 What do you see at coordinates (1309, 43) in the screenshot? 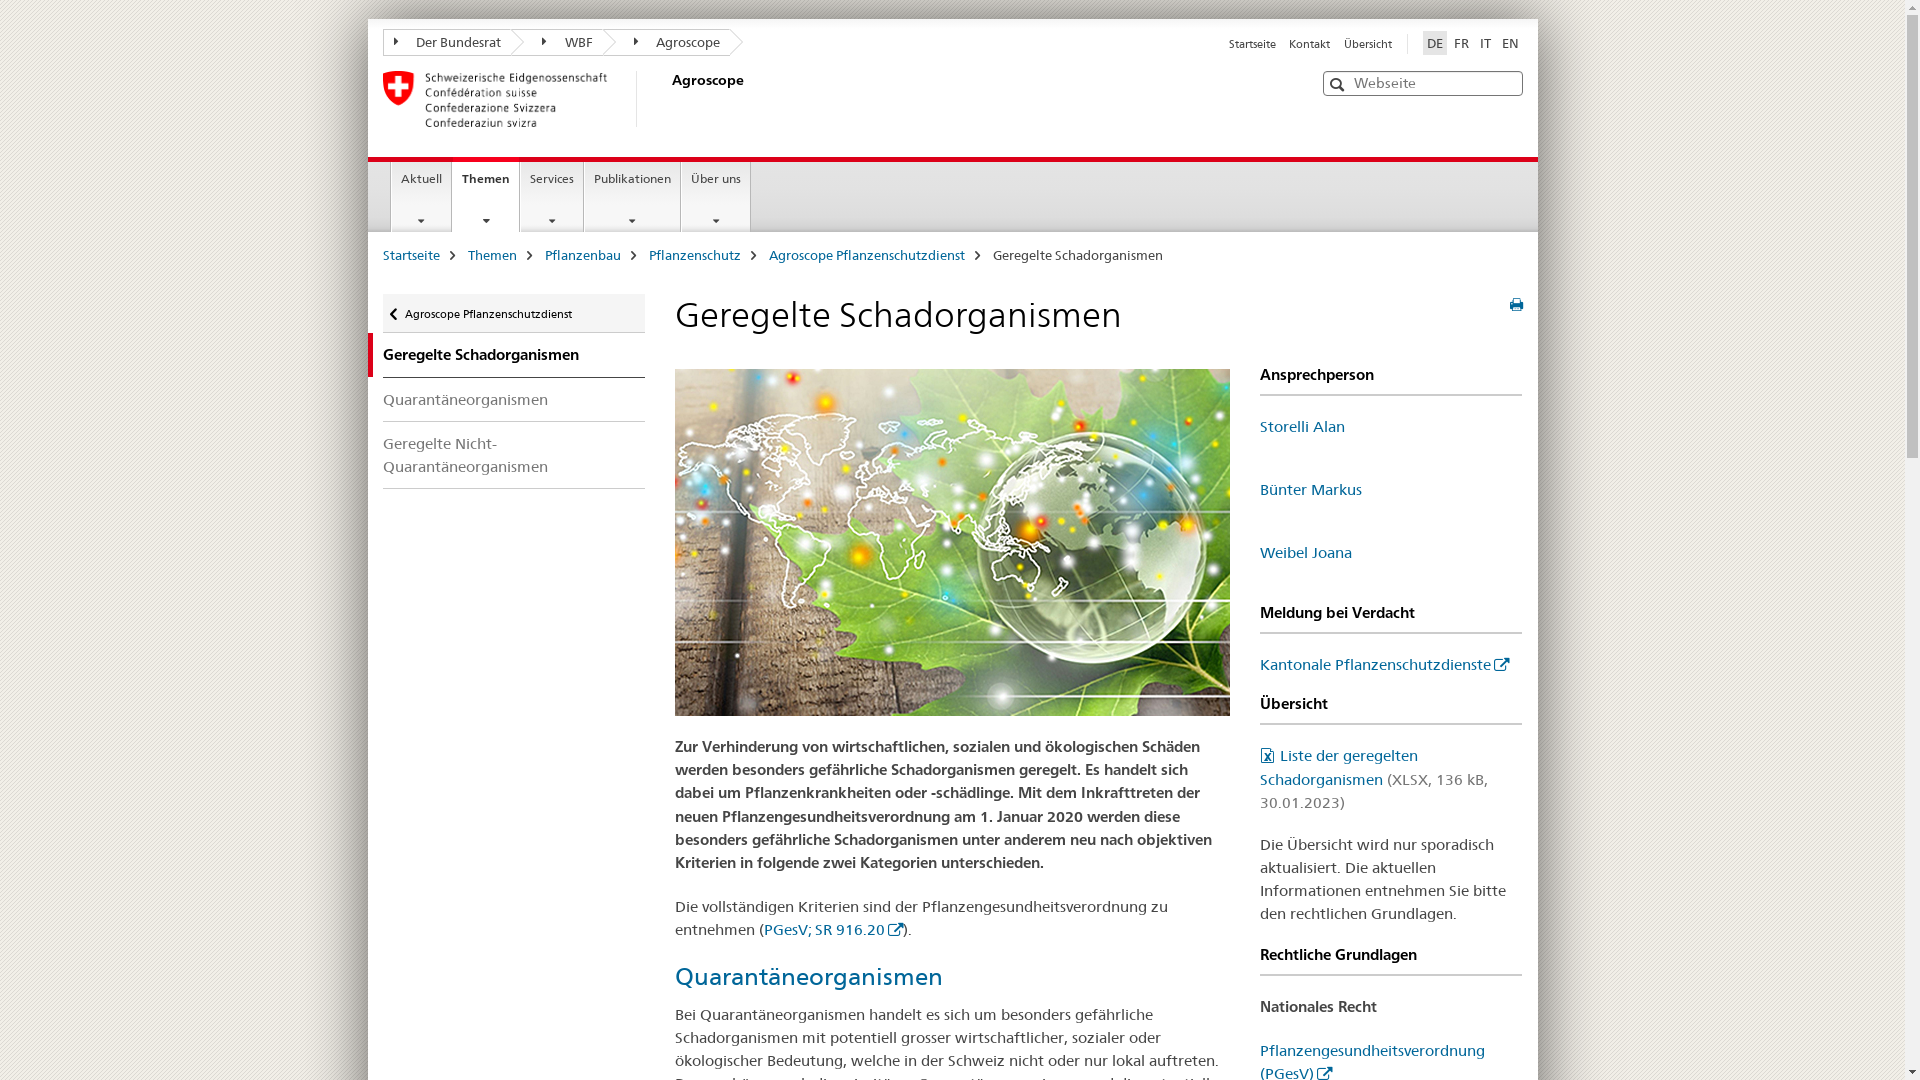
I see `'Kontakt'` at bounding box center [1309, 43].